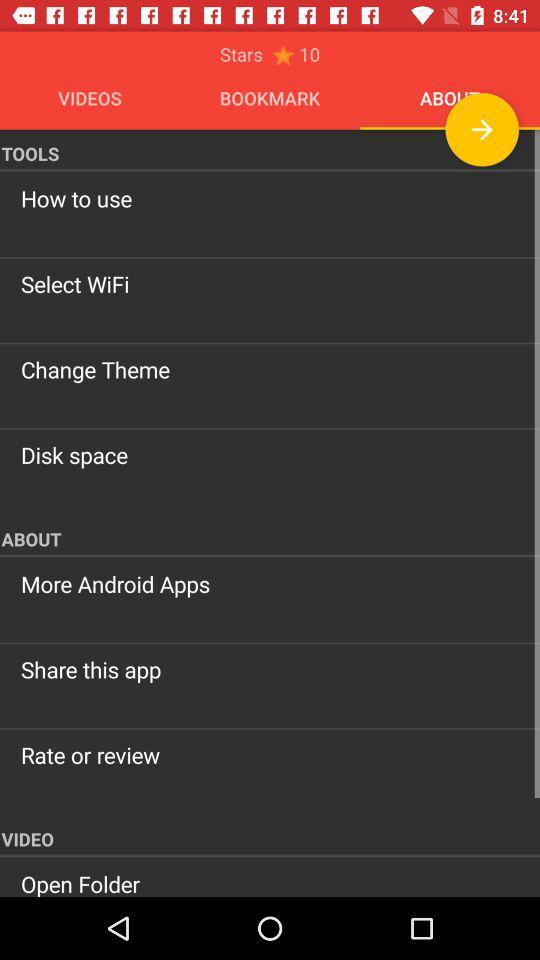 The height and width of the screenshot is (960, 540). Describe the element at coordinates (270, 882) in the screenshot. I see `the open folder icon` at that location.